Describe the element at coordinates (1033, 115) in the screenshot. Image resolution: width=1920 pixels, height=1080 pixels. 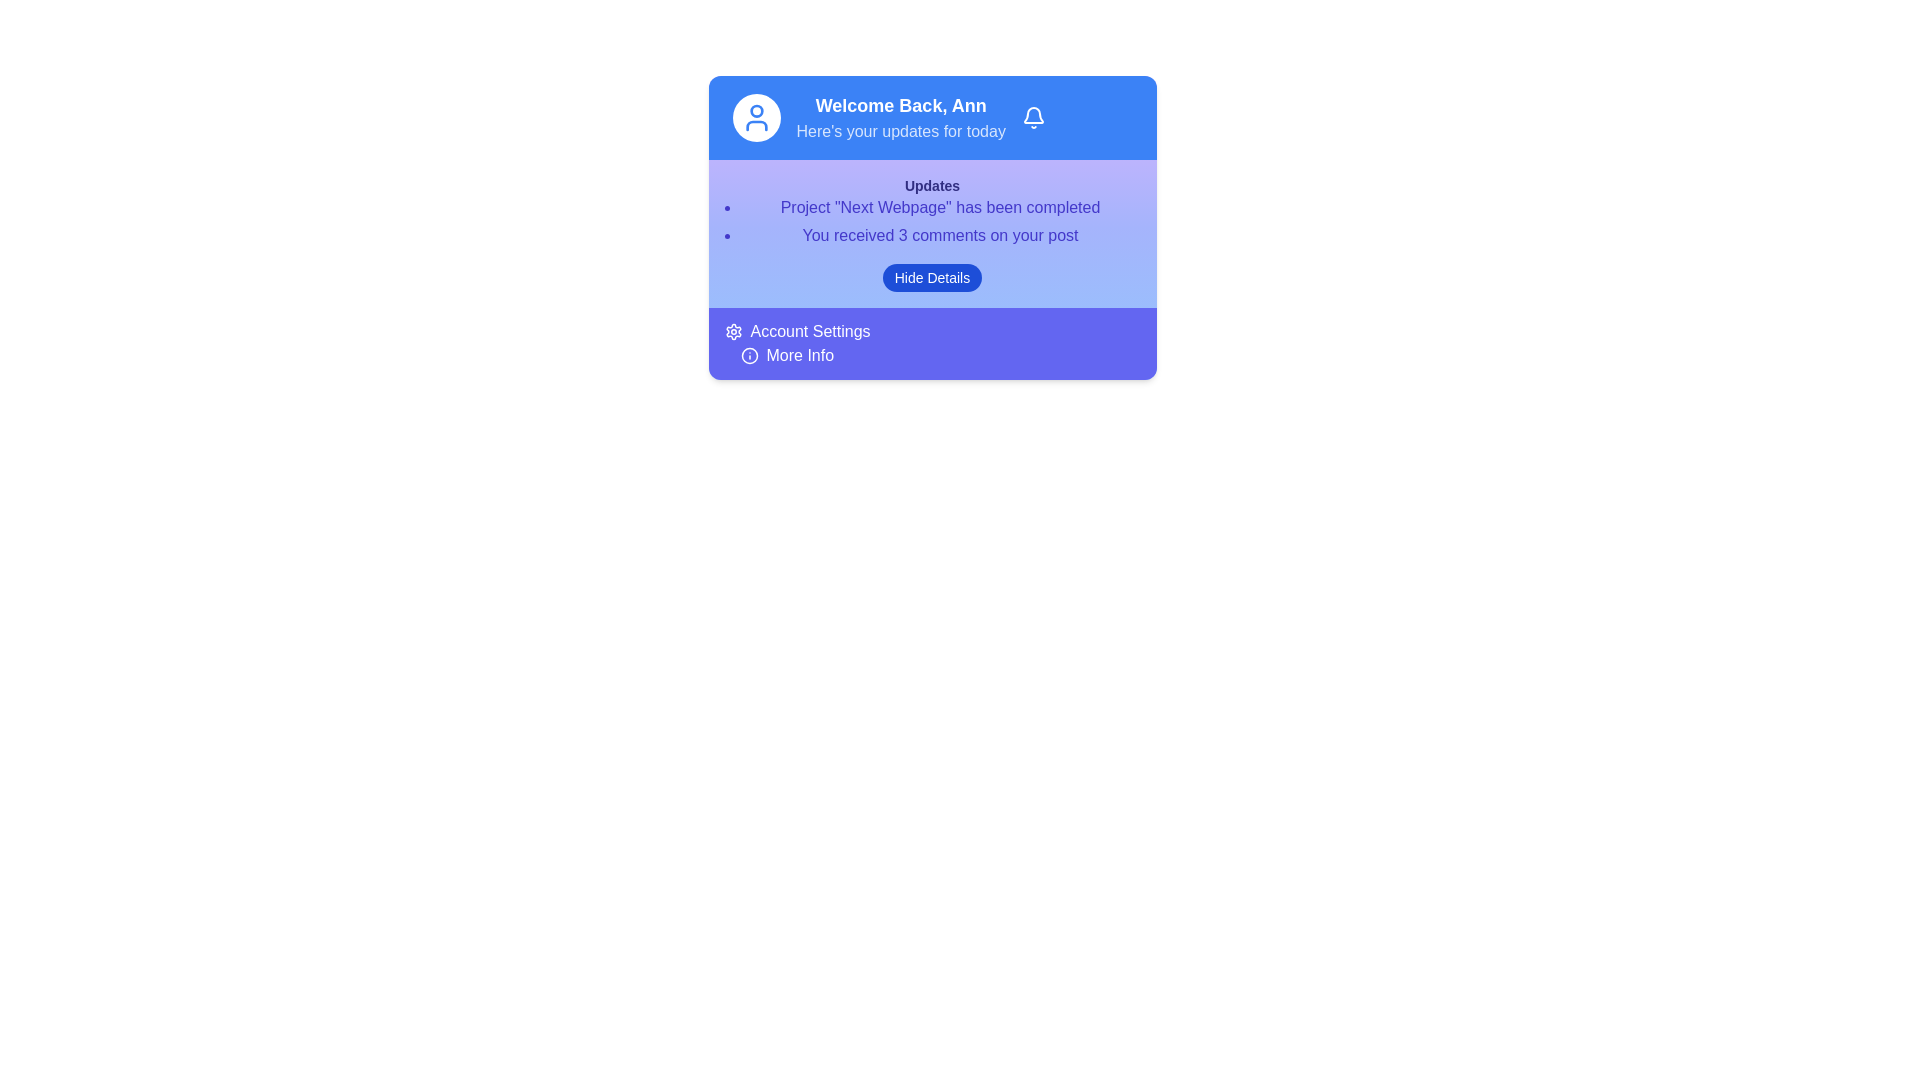
I see `the bell-shaped notification icon located at the top-right corner of the user interface card, which visually indicates alerts related to the user's account` at that location.